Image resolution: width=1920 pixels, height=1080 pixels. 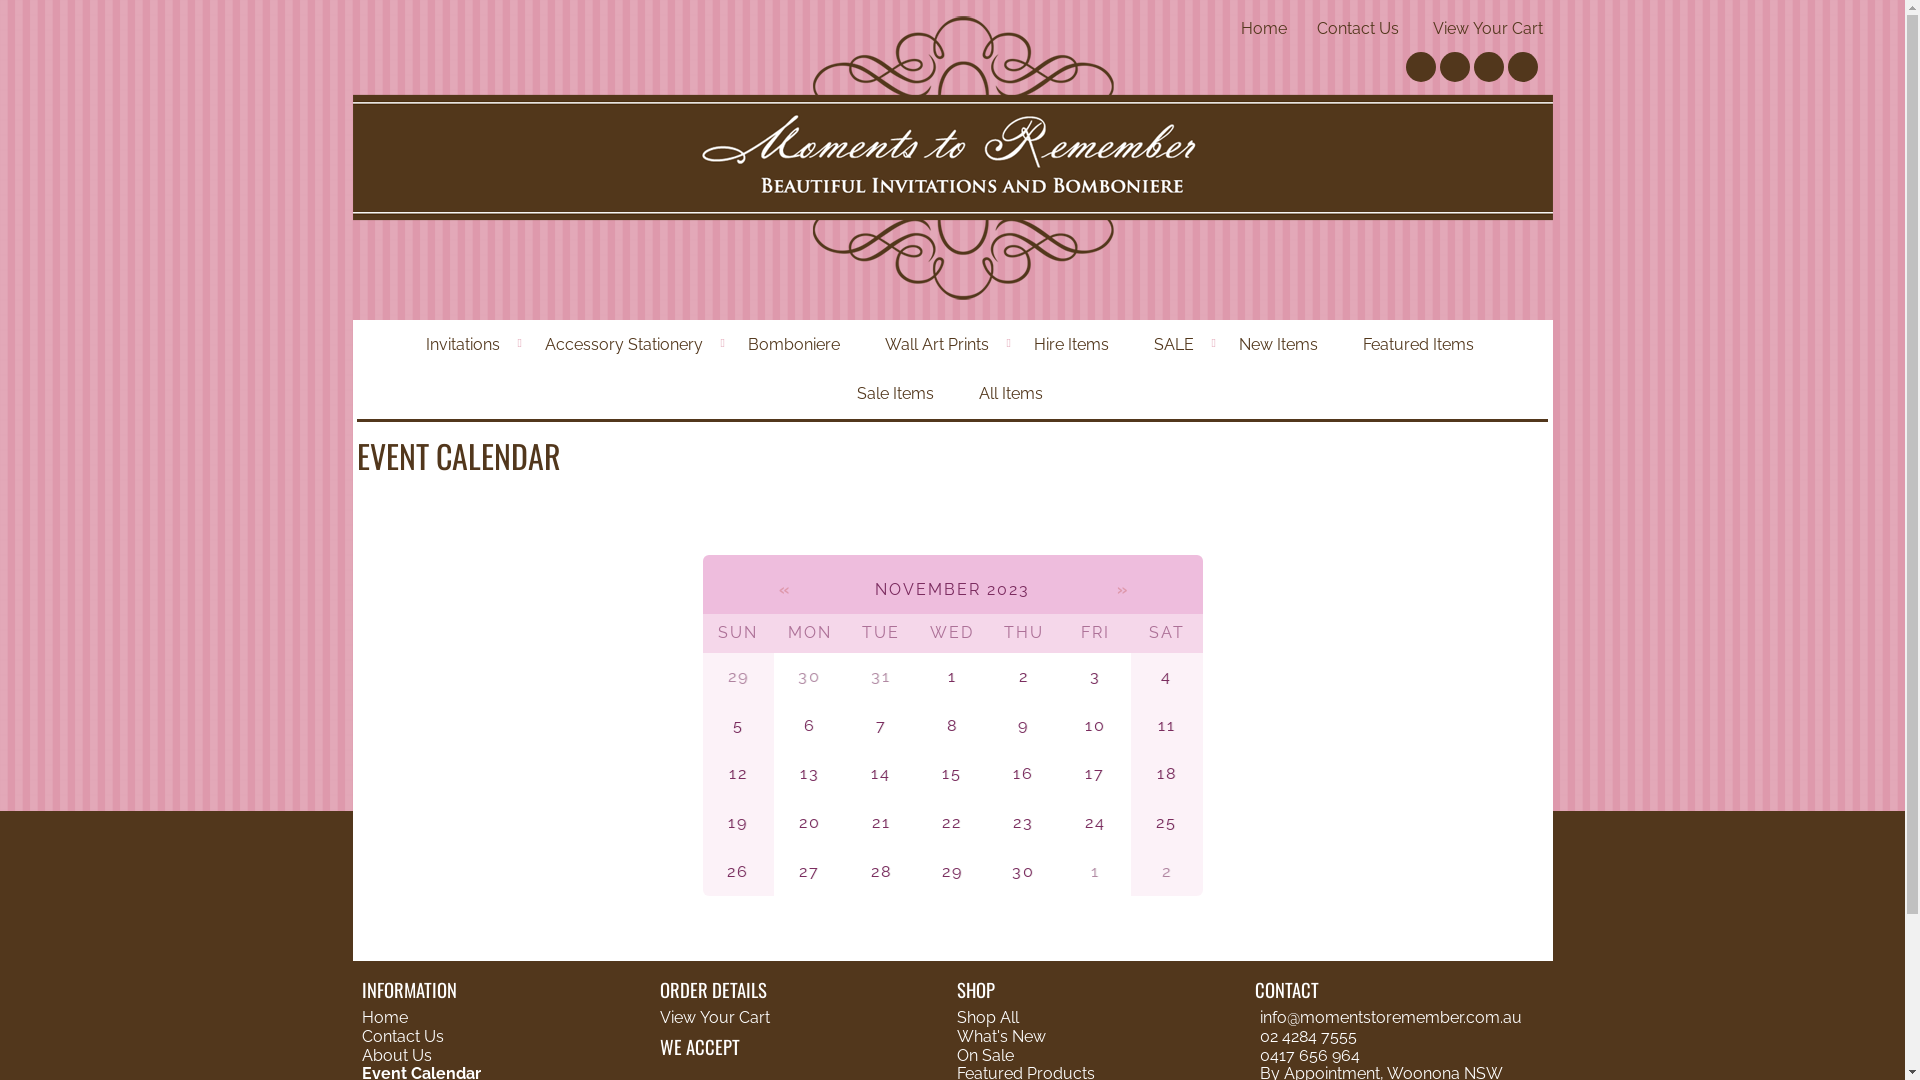 What do you see at coordinates (1310, 1054) in the screenshot?
I see `'0417 656 964'` at bounding box center [1310, 1054].